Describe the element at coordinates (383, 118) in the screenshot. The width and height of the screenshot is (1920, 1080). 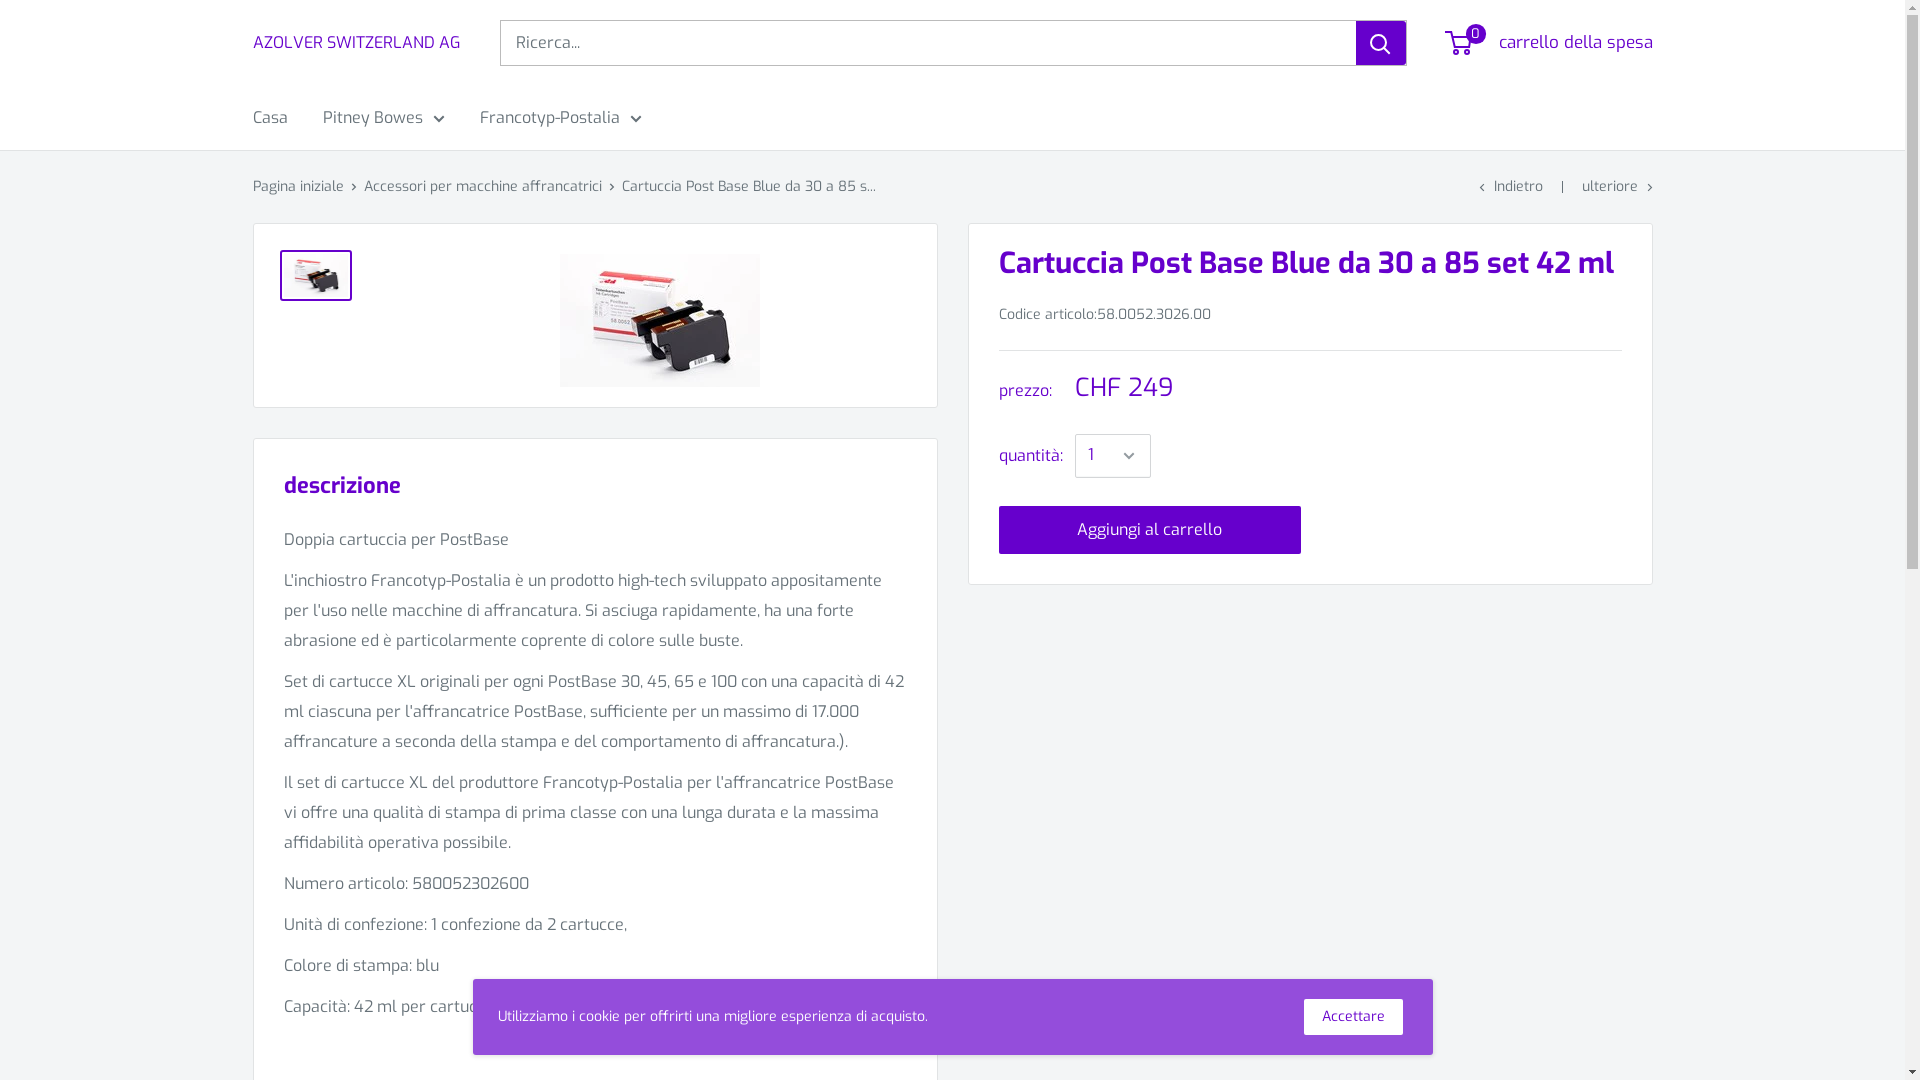
I see `'Pitney Bowes'` at that location.